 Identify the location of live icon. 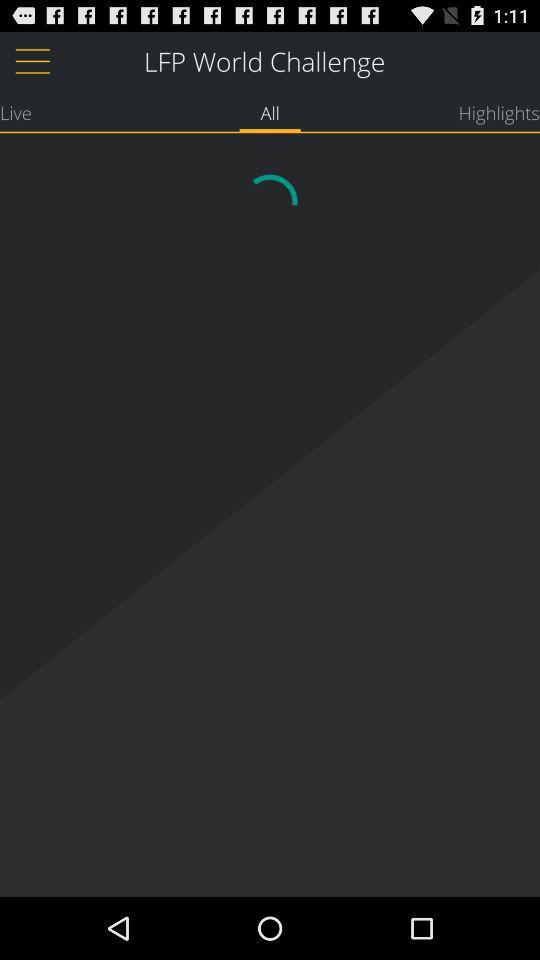
(14, 112).